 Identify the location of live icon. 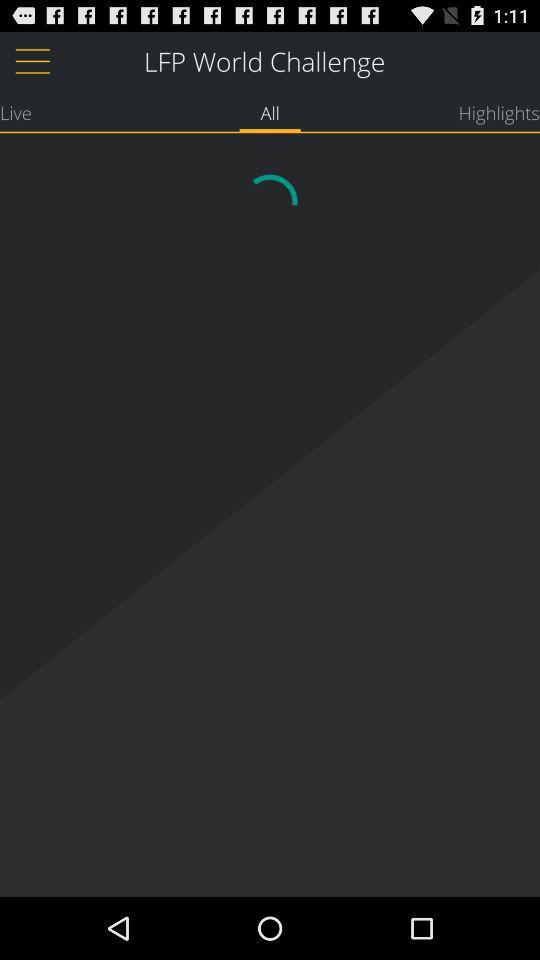
(14, 112).